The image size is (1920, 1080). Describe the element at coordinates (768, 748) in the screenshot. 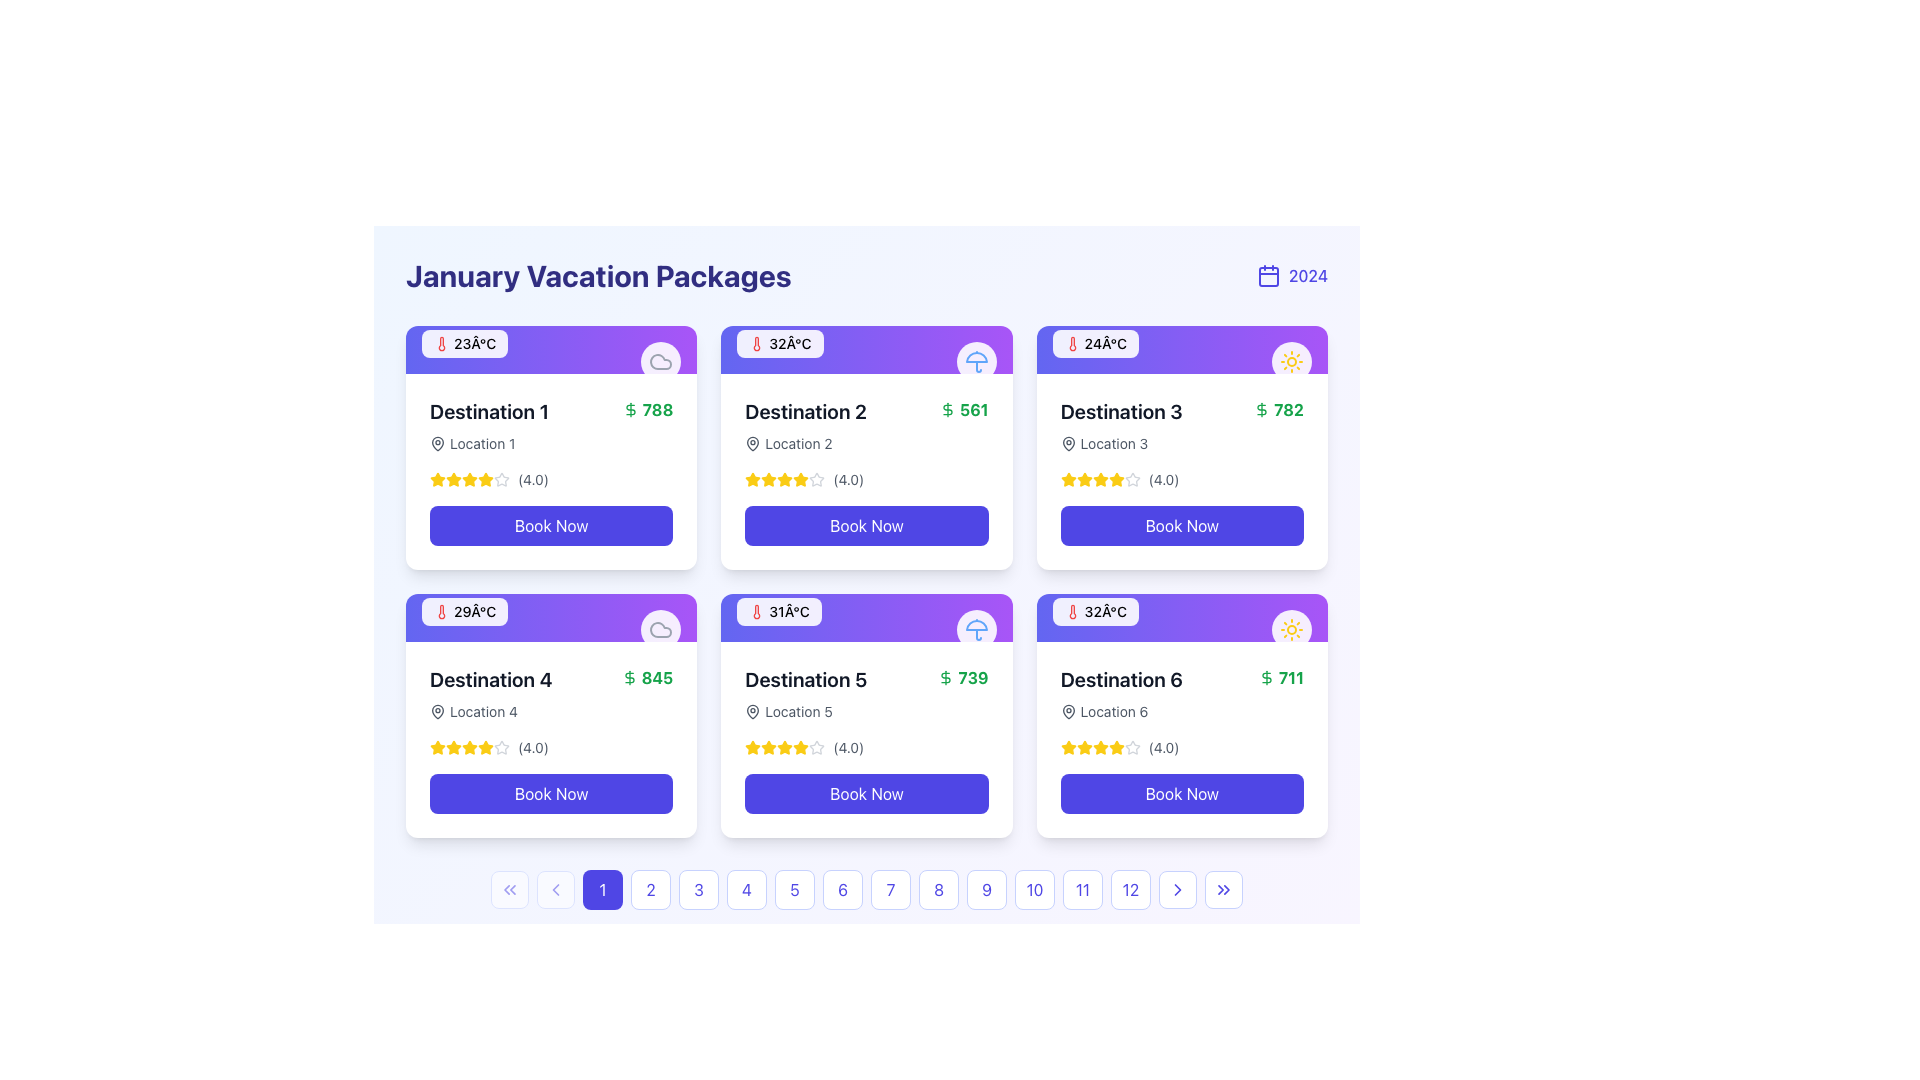

I see `the third yellow star icon in the rating system displayed beneath 'Destination 5' and 'Location 5'` at that location.